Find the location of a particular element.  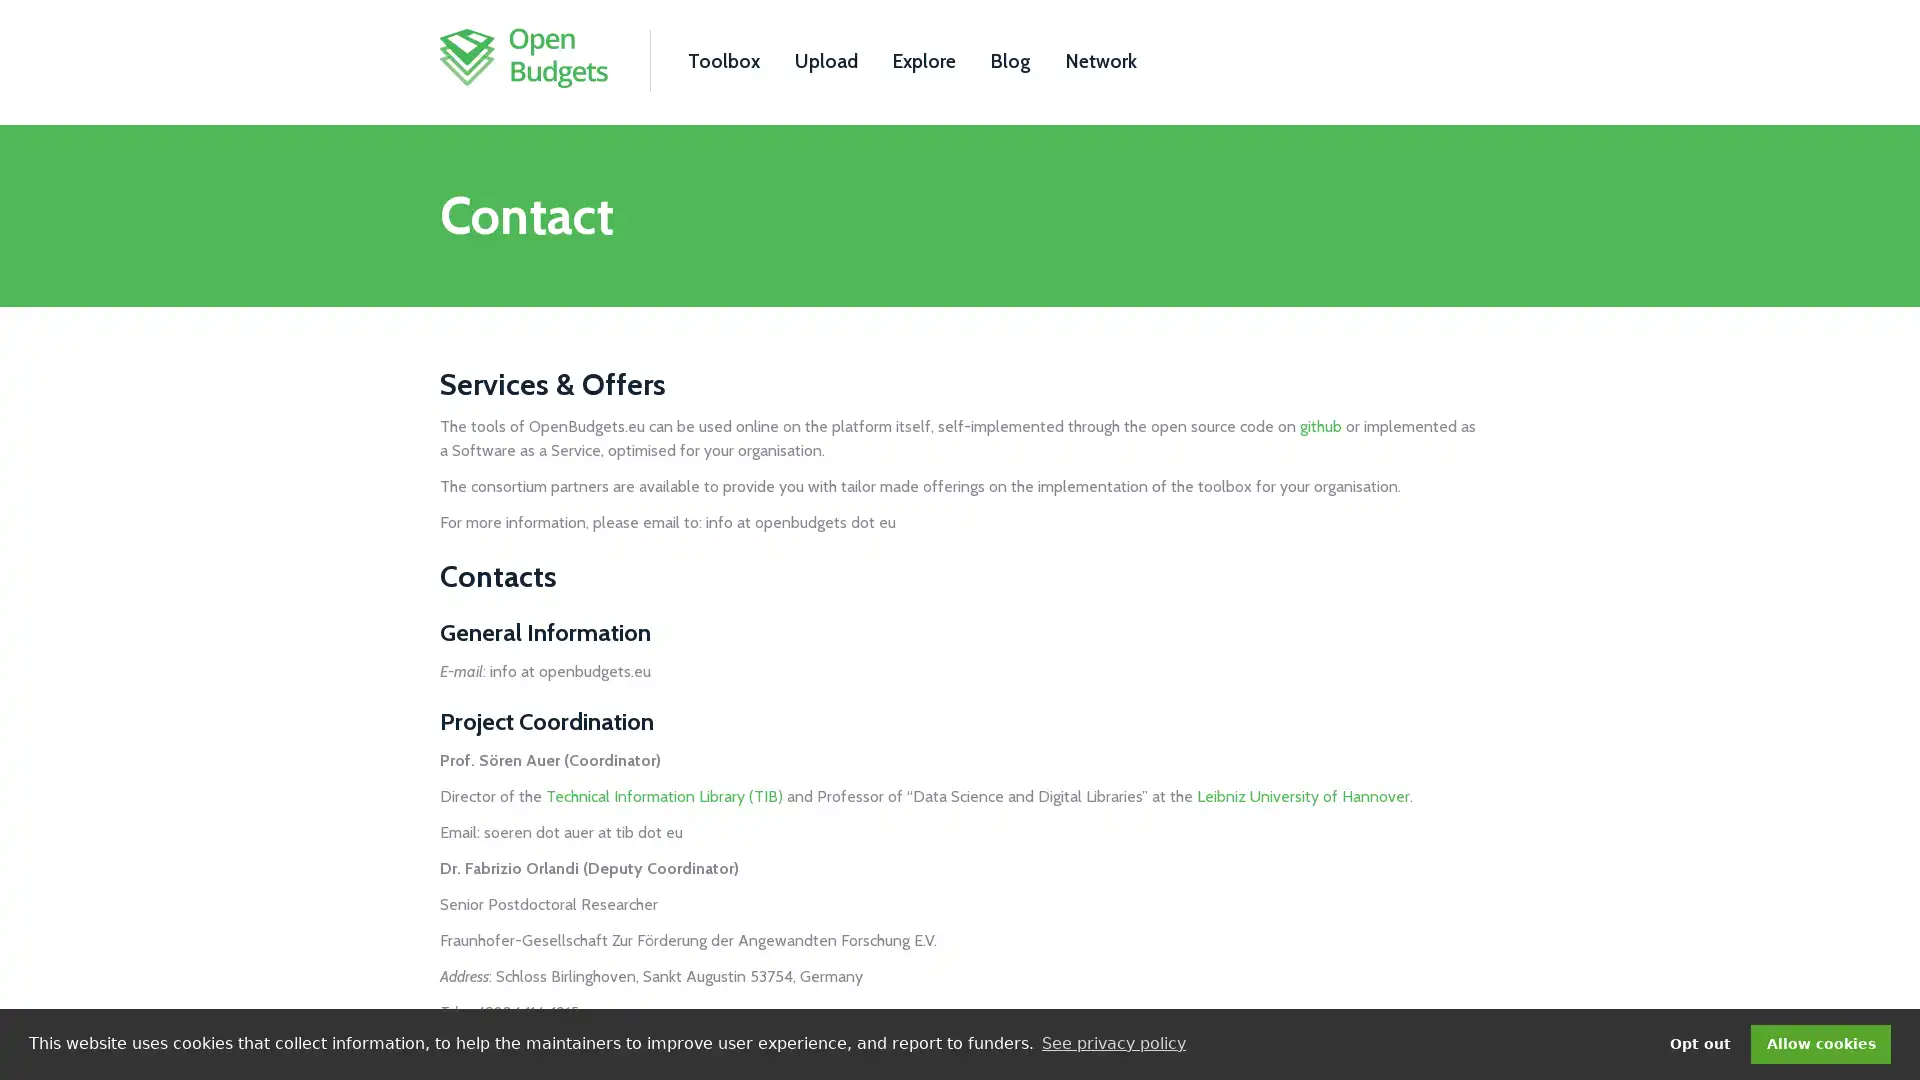

deny cookies is located at coordinates (1698, 1043).